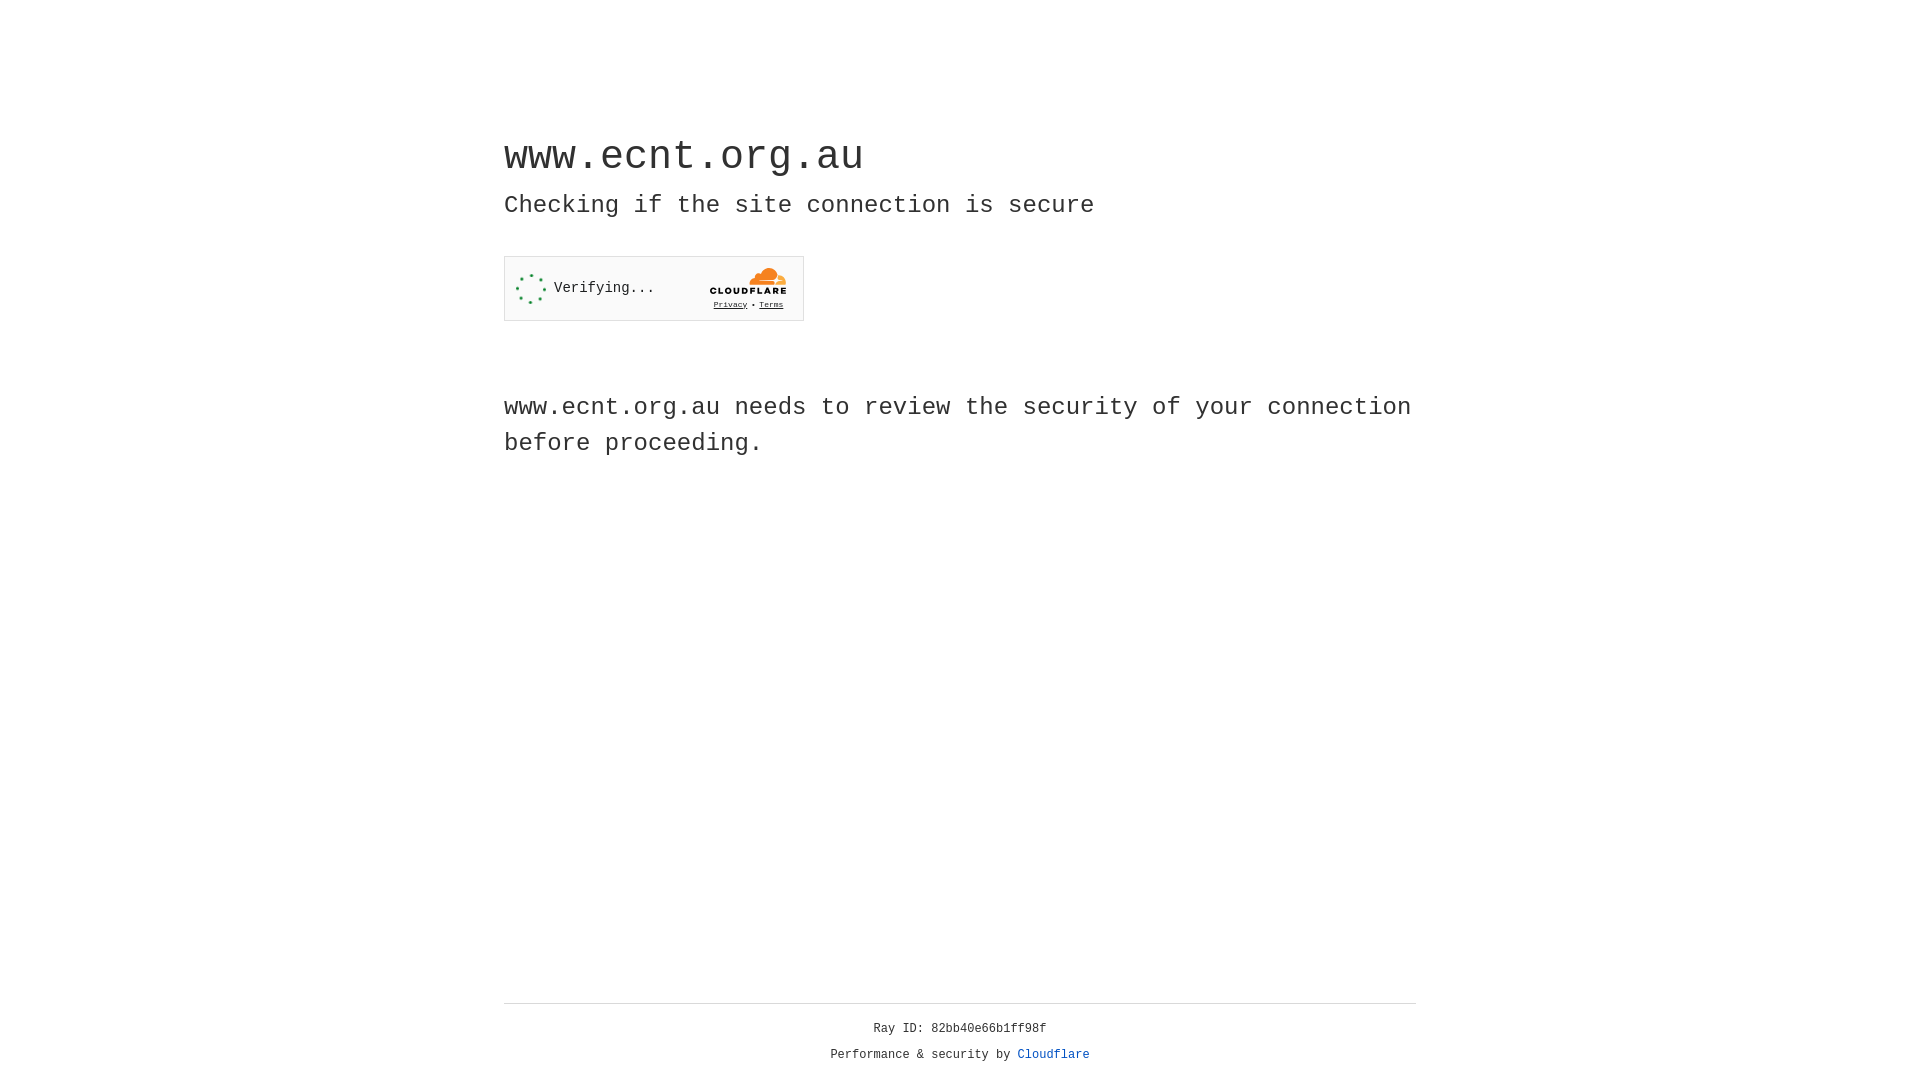 This screenshot has width=1920, height=1080. What do you see at coordinates (1053, 1054) in the screenshot?
I see `'Cloudflare'` at bounding box center [1053, 1054].